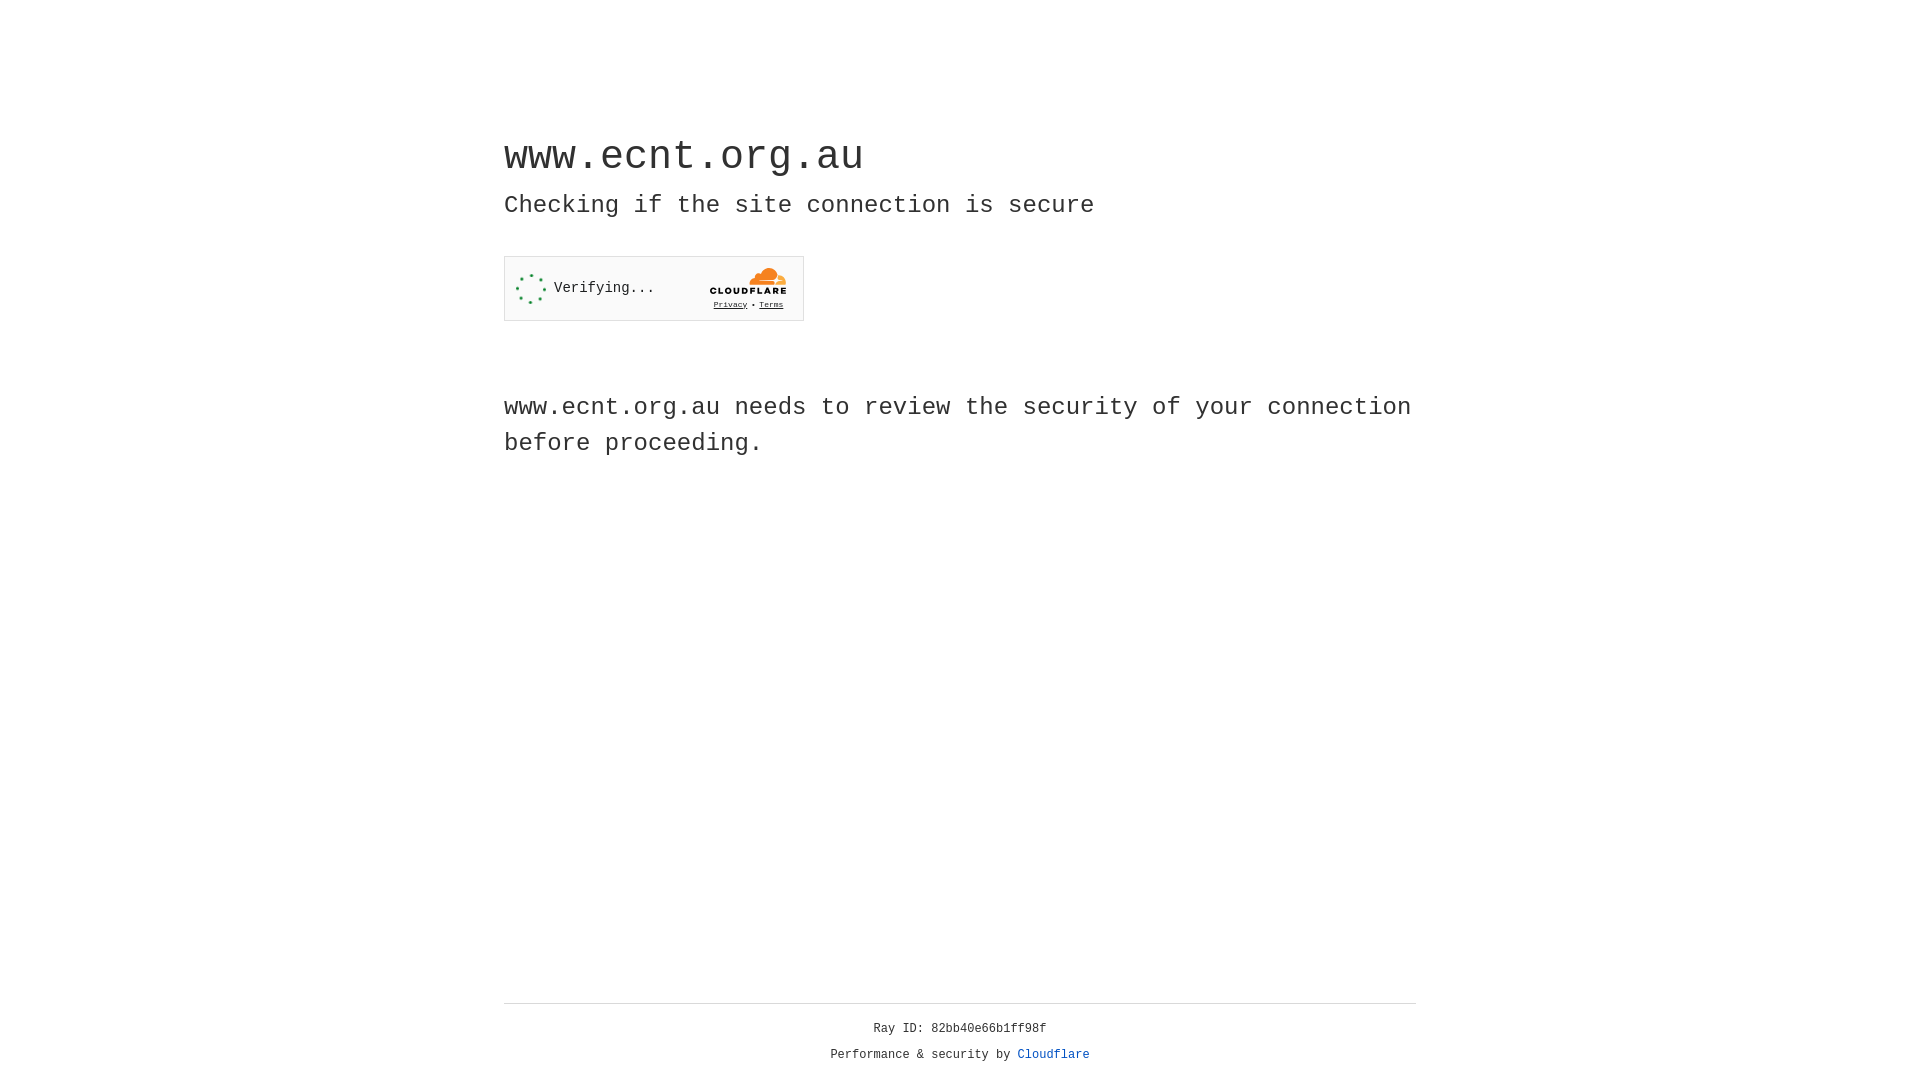 This screenshot has width=1920, height=1080. What do you see at coordinates (1053, 1054) in the screenshot?
I see `'Cloudflare'` at bounding box center [1053, 1054].